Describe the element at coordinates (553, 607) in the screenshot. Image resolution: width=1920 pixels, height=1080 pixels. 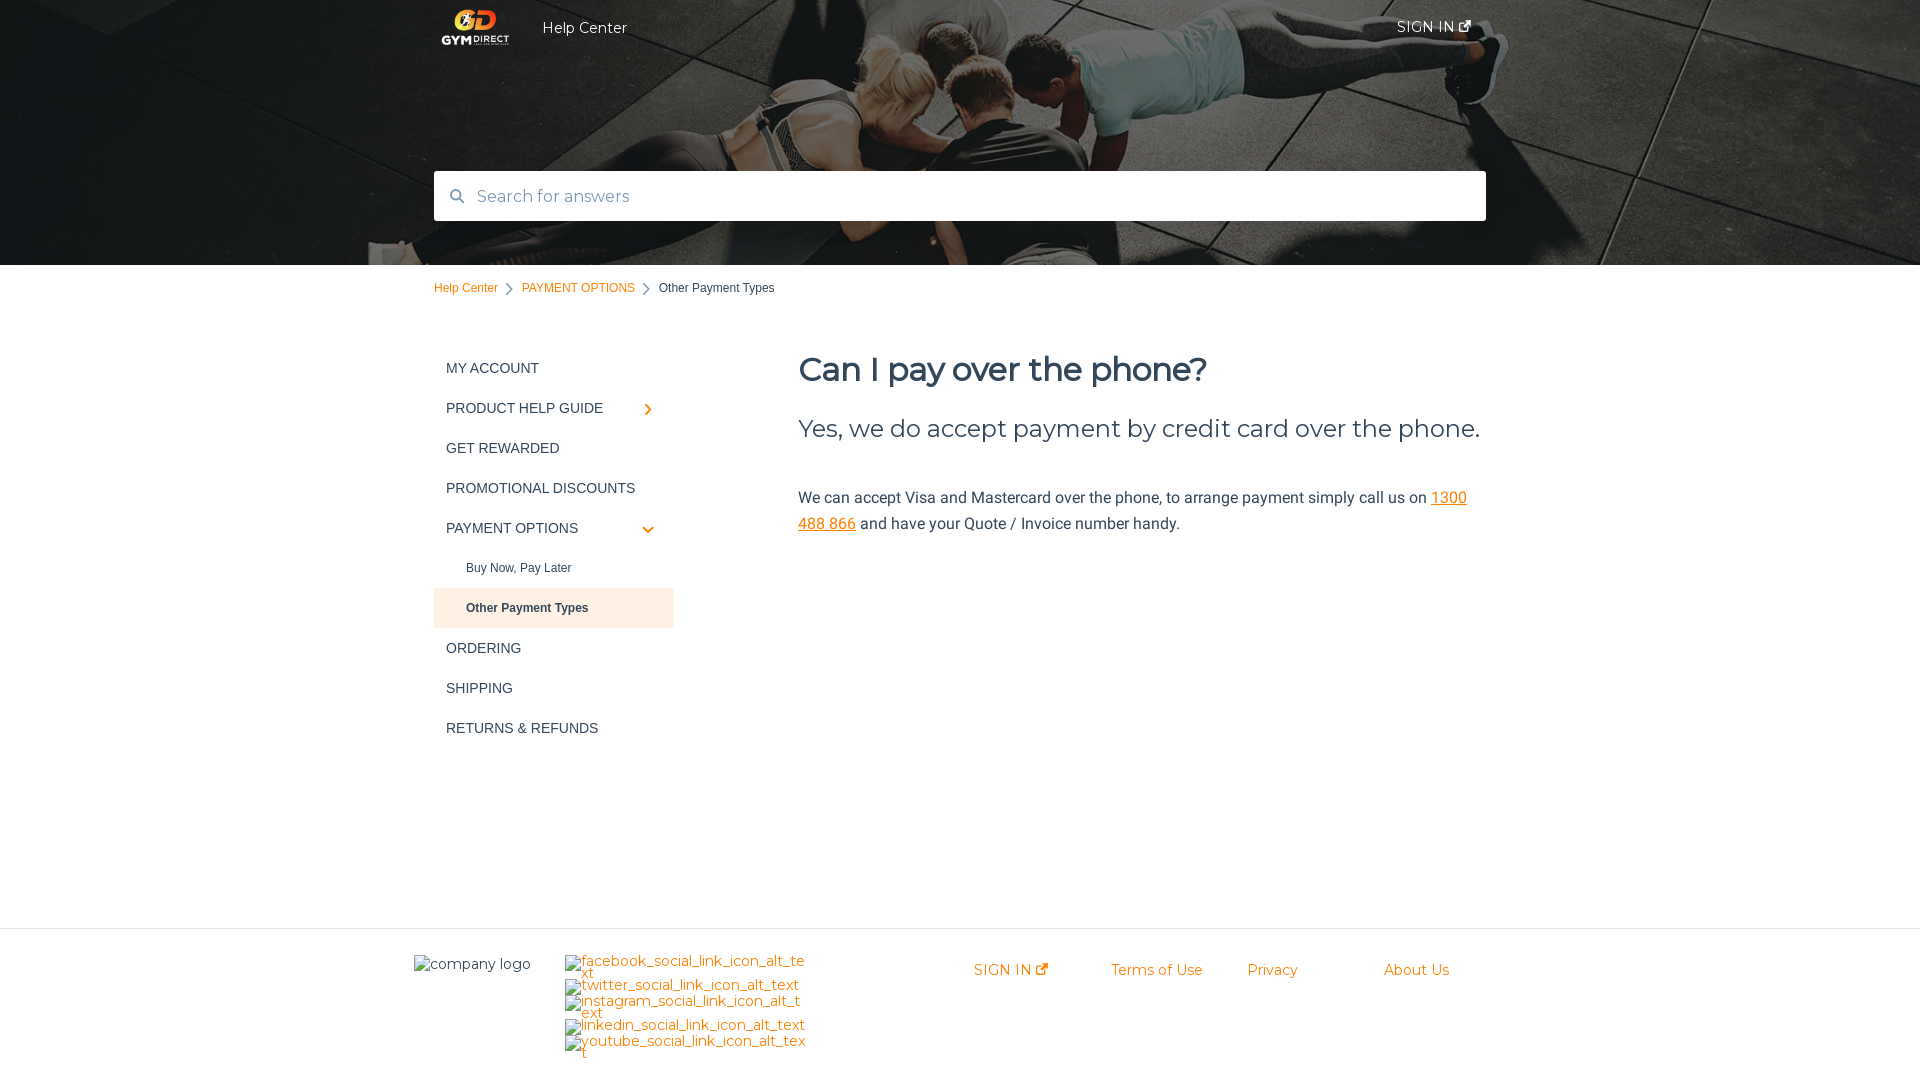
I see `'Other Payment Types'` at that location.